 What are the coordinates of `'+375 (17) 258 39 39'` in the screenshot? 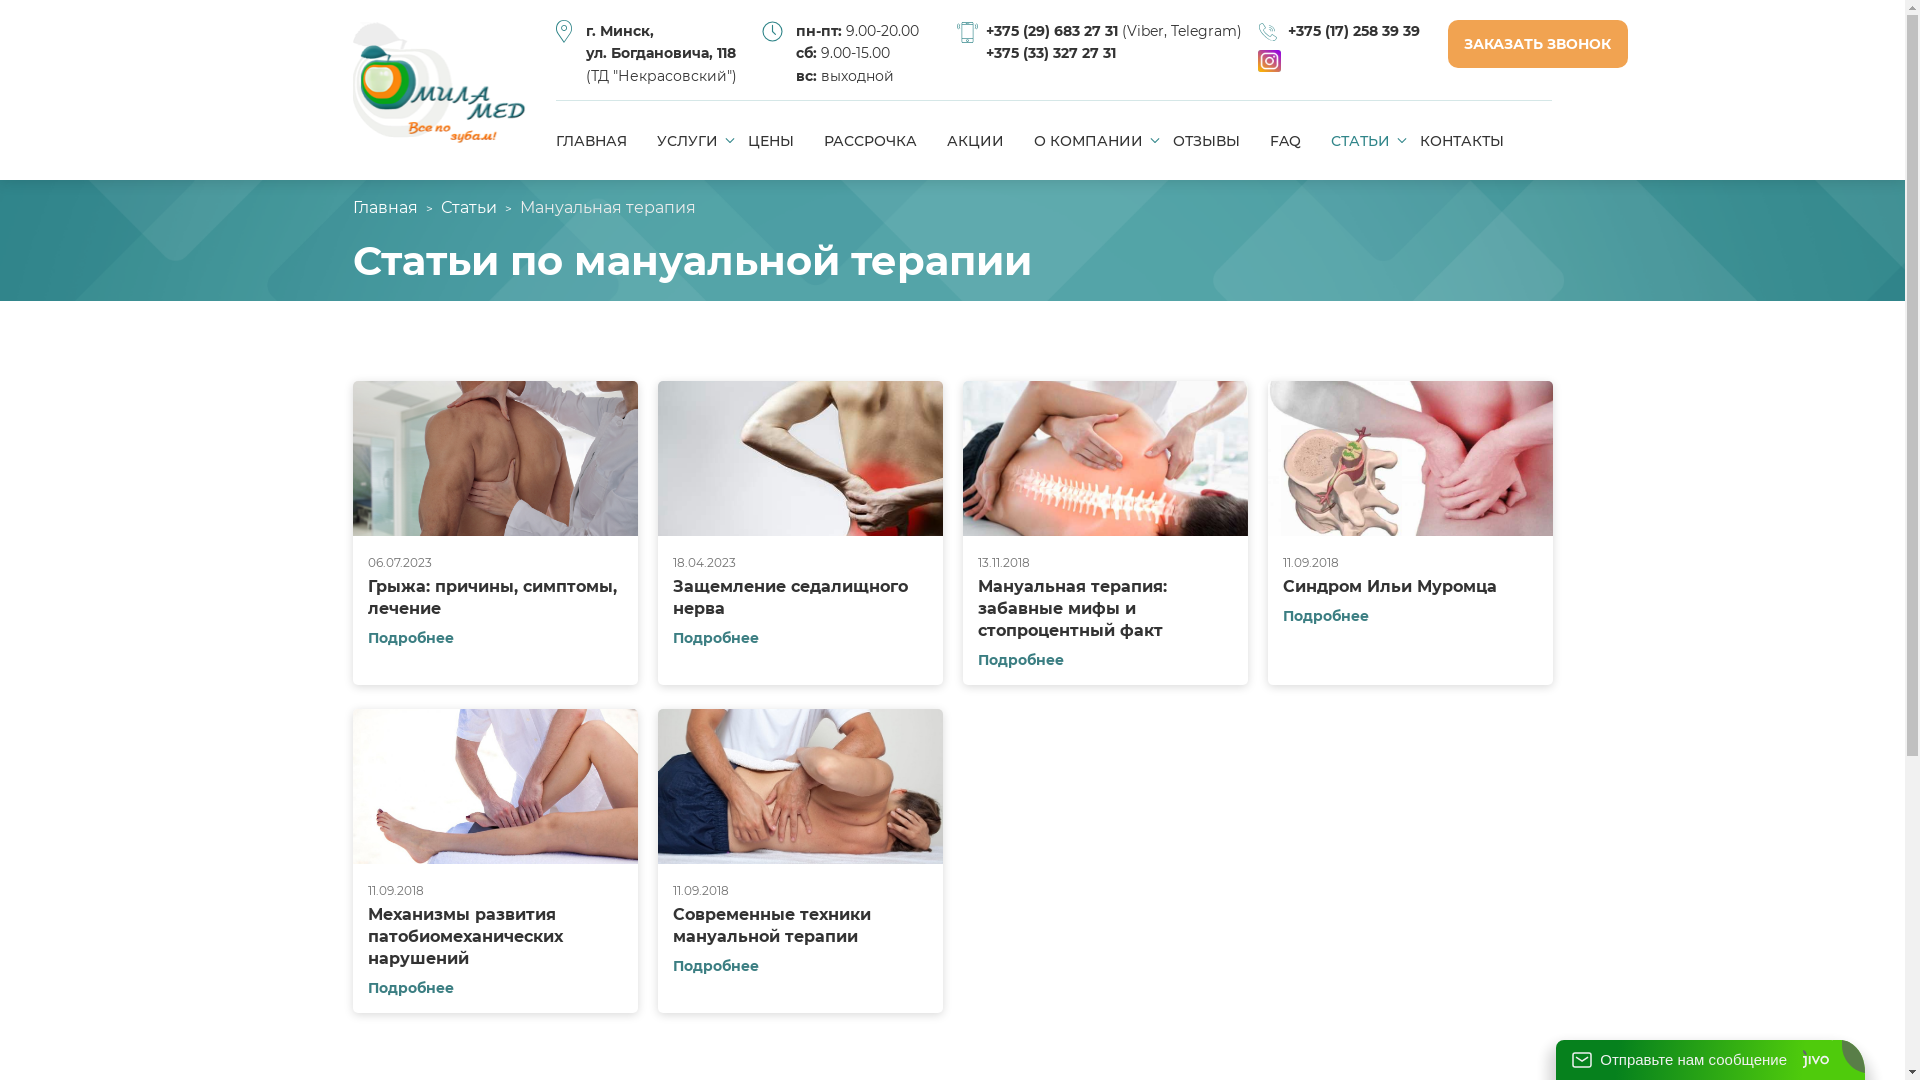 It's located at (1287, 30).